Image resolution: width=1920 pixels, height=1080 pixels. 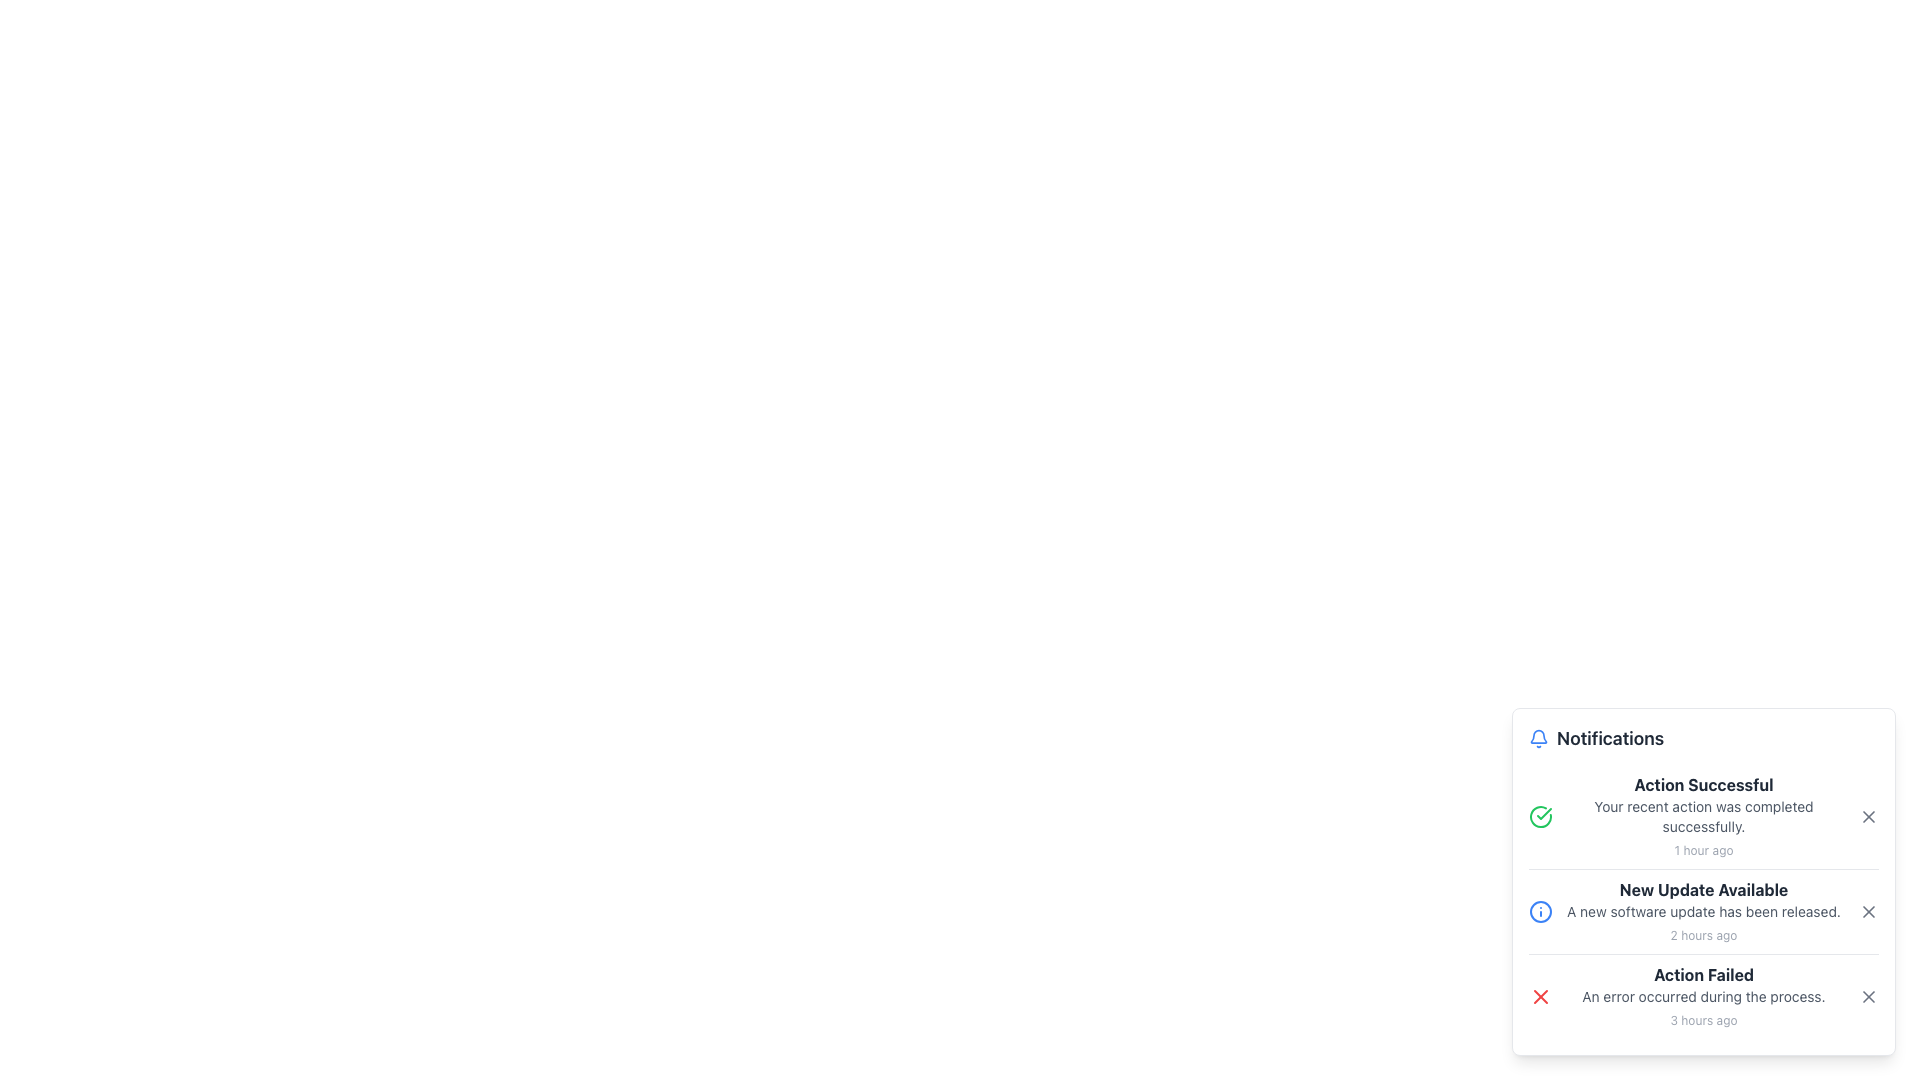 What do you see at coordinates (1703, 996) in the screenshot?
I see `the error state of the third notification item located at the bottom of the notification panel` at bounding box center [1703, 996].